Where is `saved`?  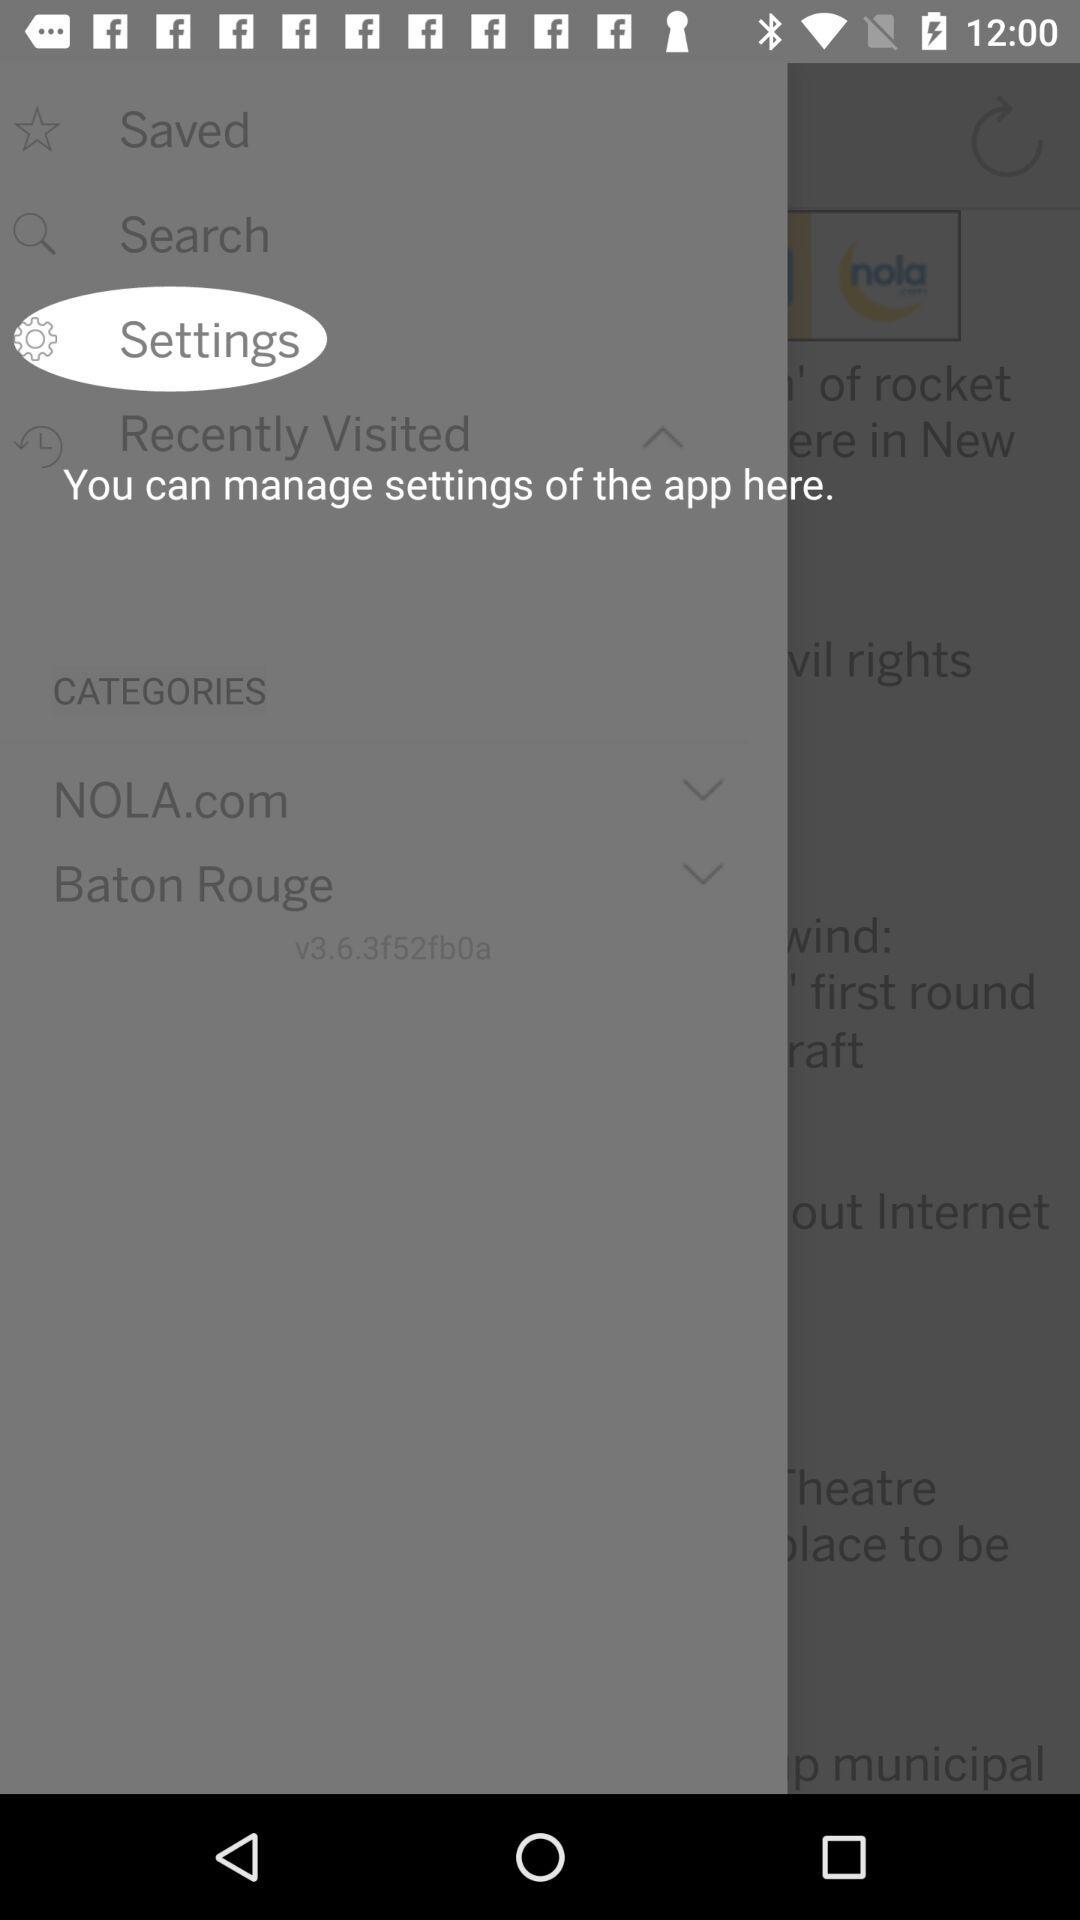
saved is located at coordinates (432, 128).